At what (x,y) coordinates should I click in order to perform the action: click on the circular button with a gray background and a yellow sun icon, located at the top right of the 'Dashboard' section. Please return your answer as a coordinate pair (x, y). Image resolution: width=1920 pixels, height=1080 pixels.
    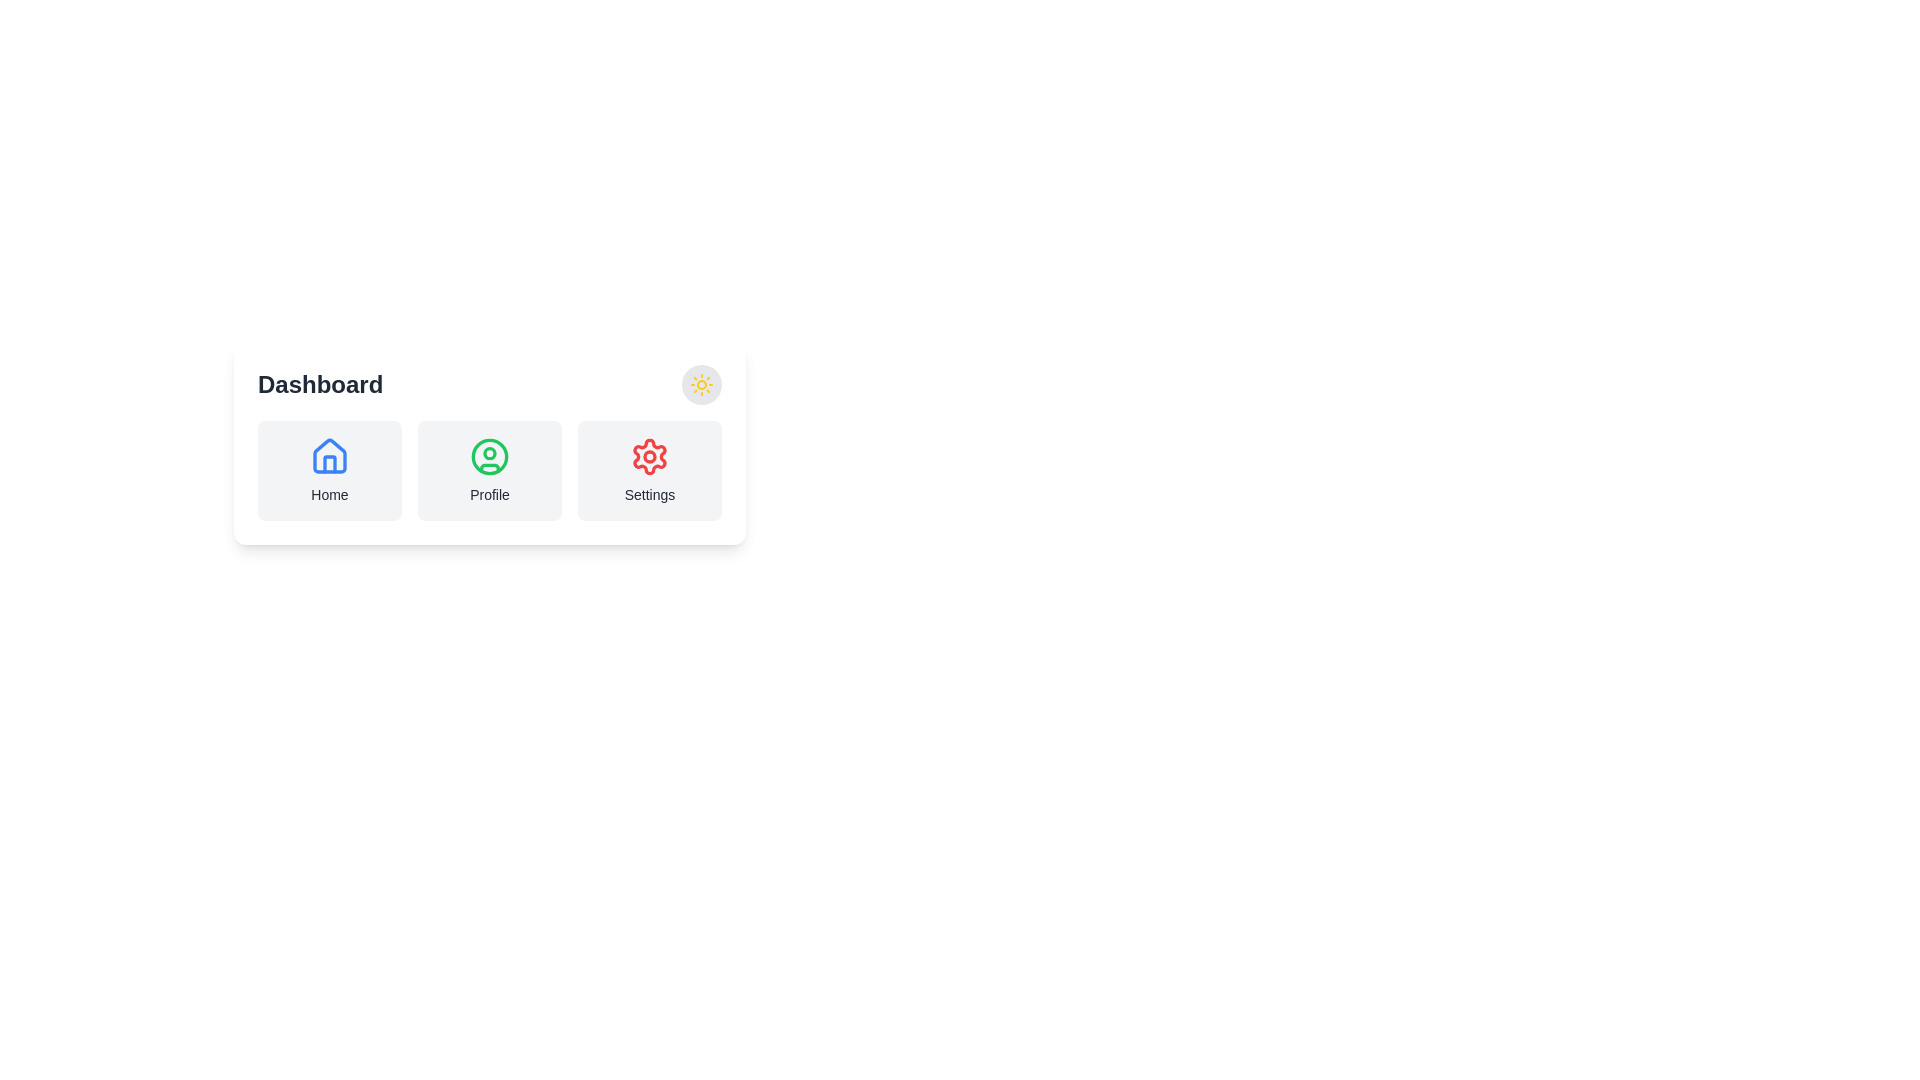
    Looking at the image, I should click on (701, 385).